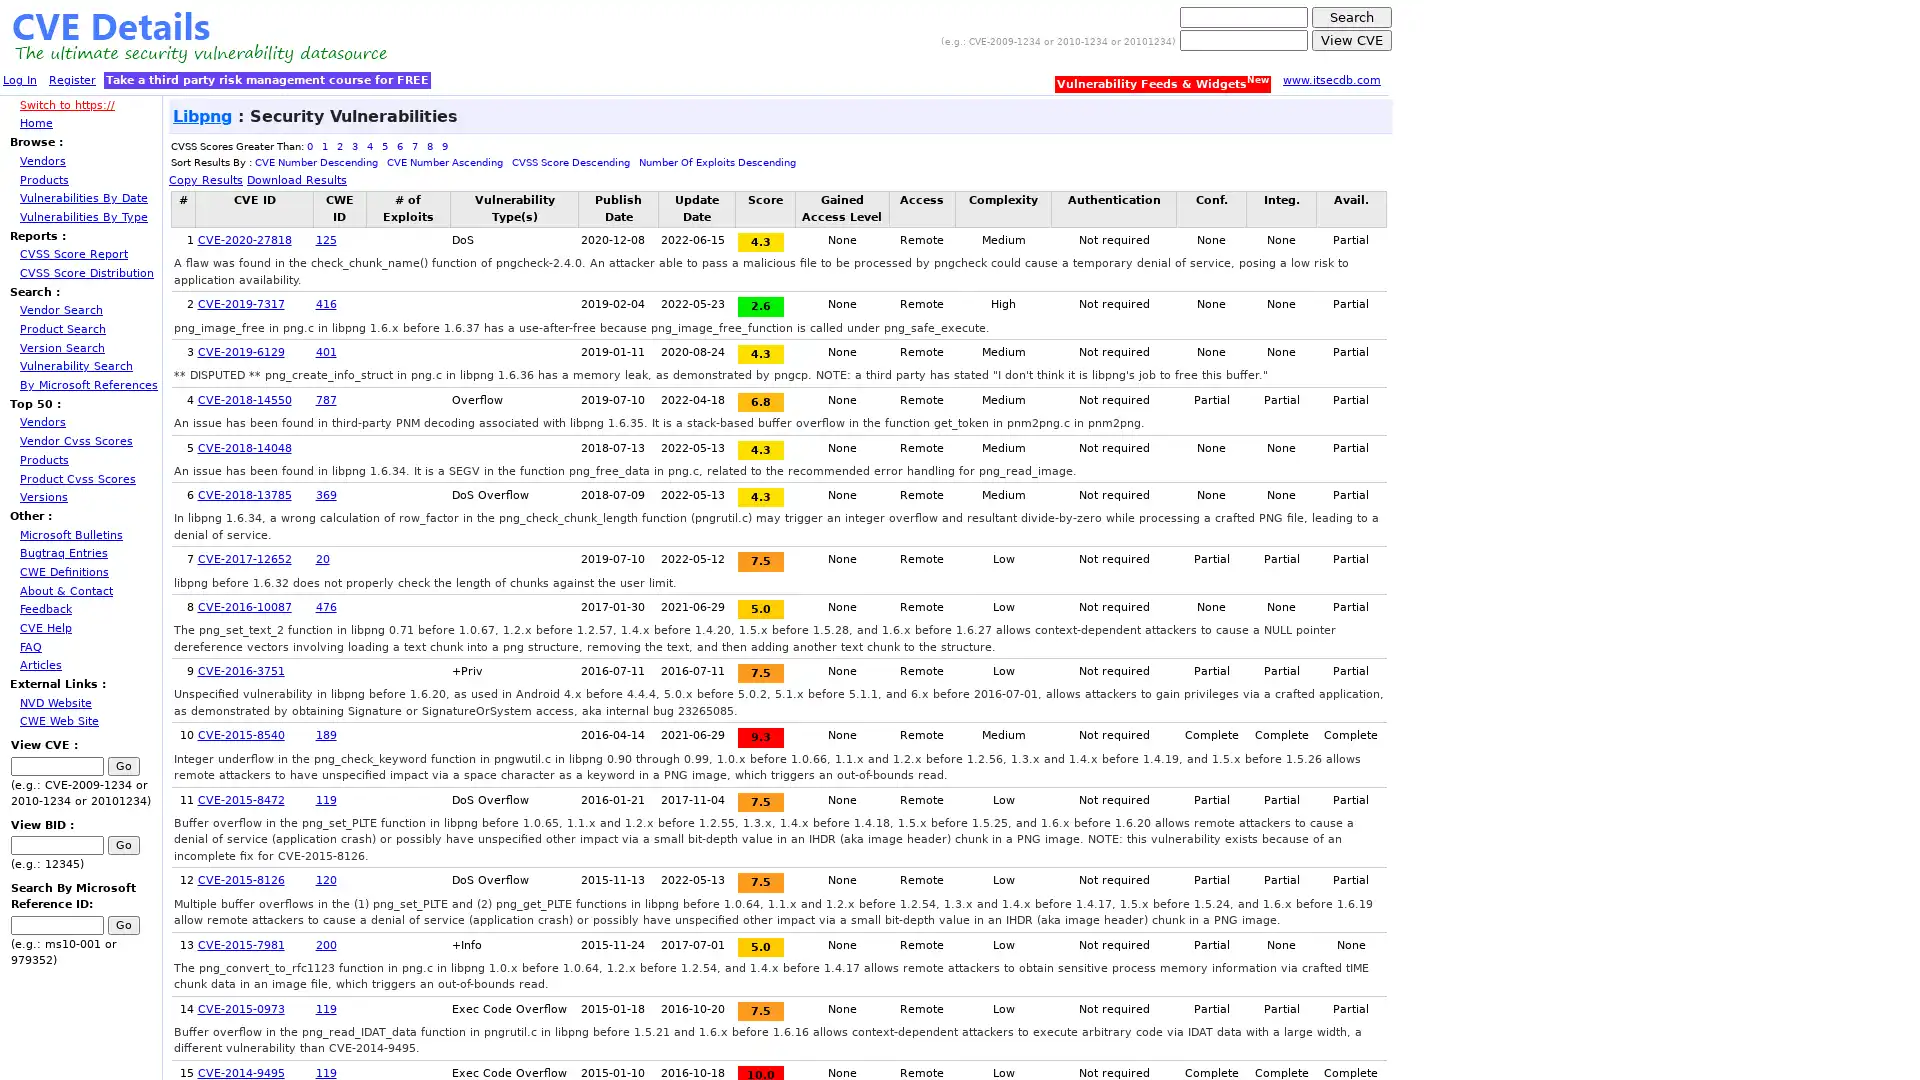  What do you see at coordinates (123, 765) in the screenshot?
I see `Go` at bounding box center [123, 765].